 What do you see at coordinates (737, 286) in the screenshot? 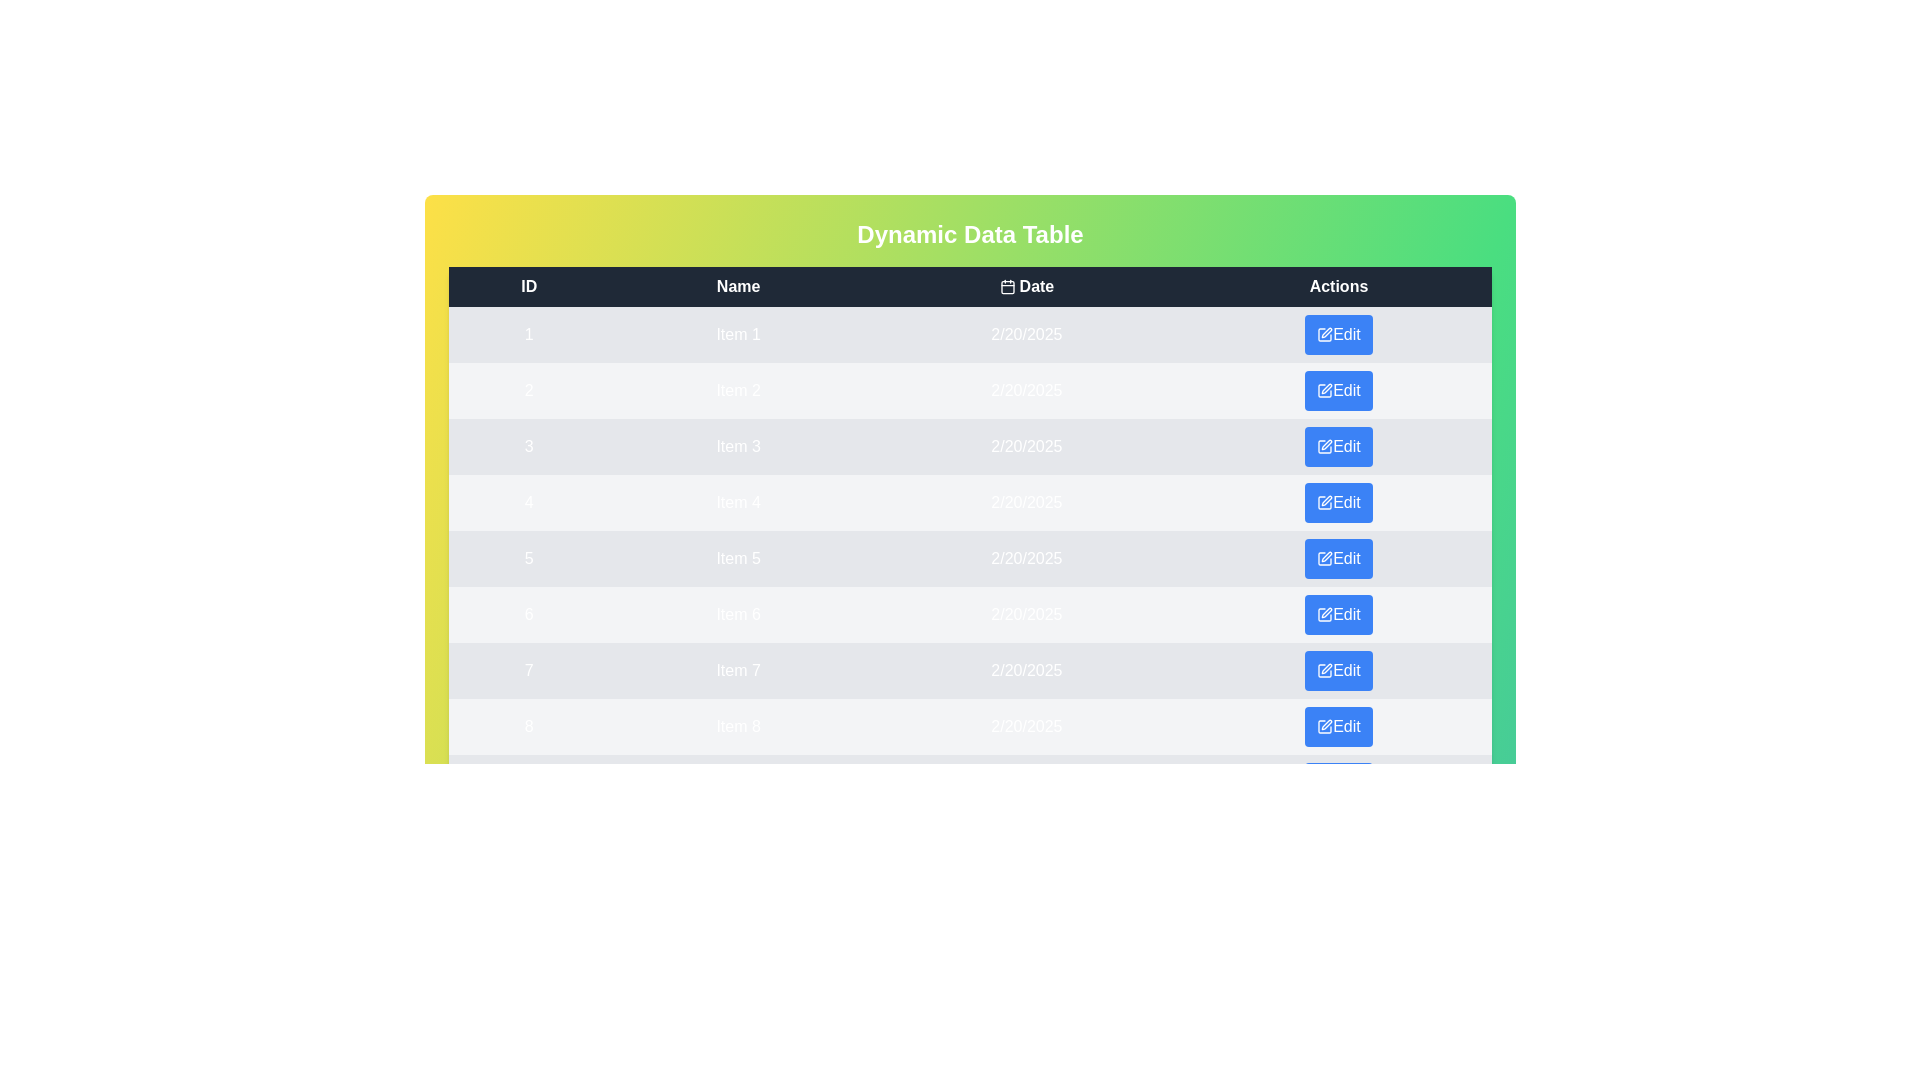
I see `the header to sort the column by Name` at bounding box center [737, 286].